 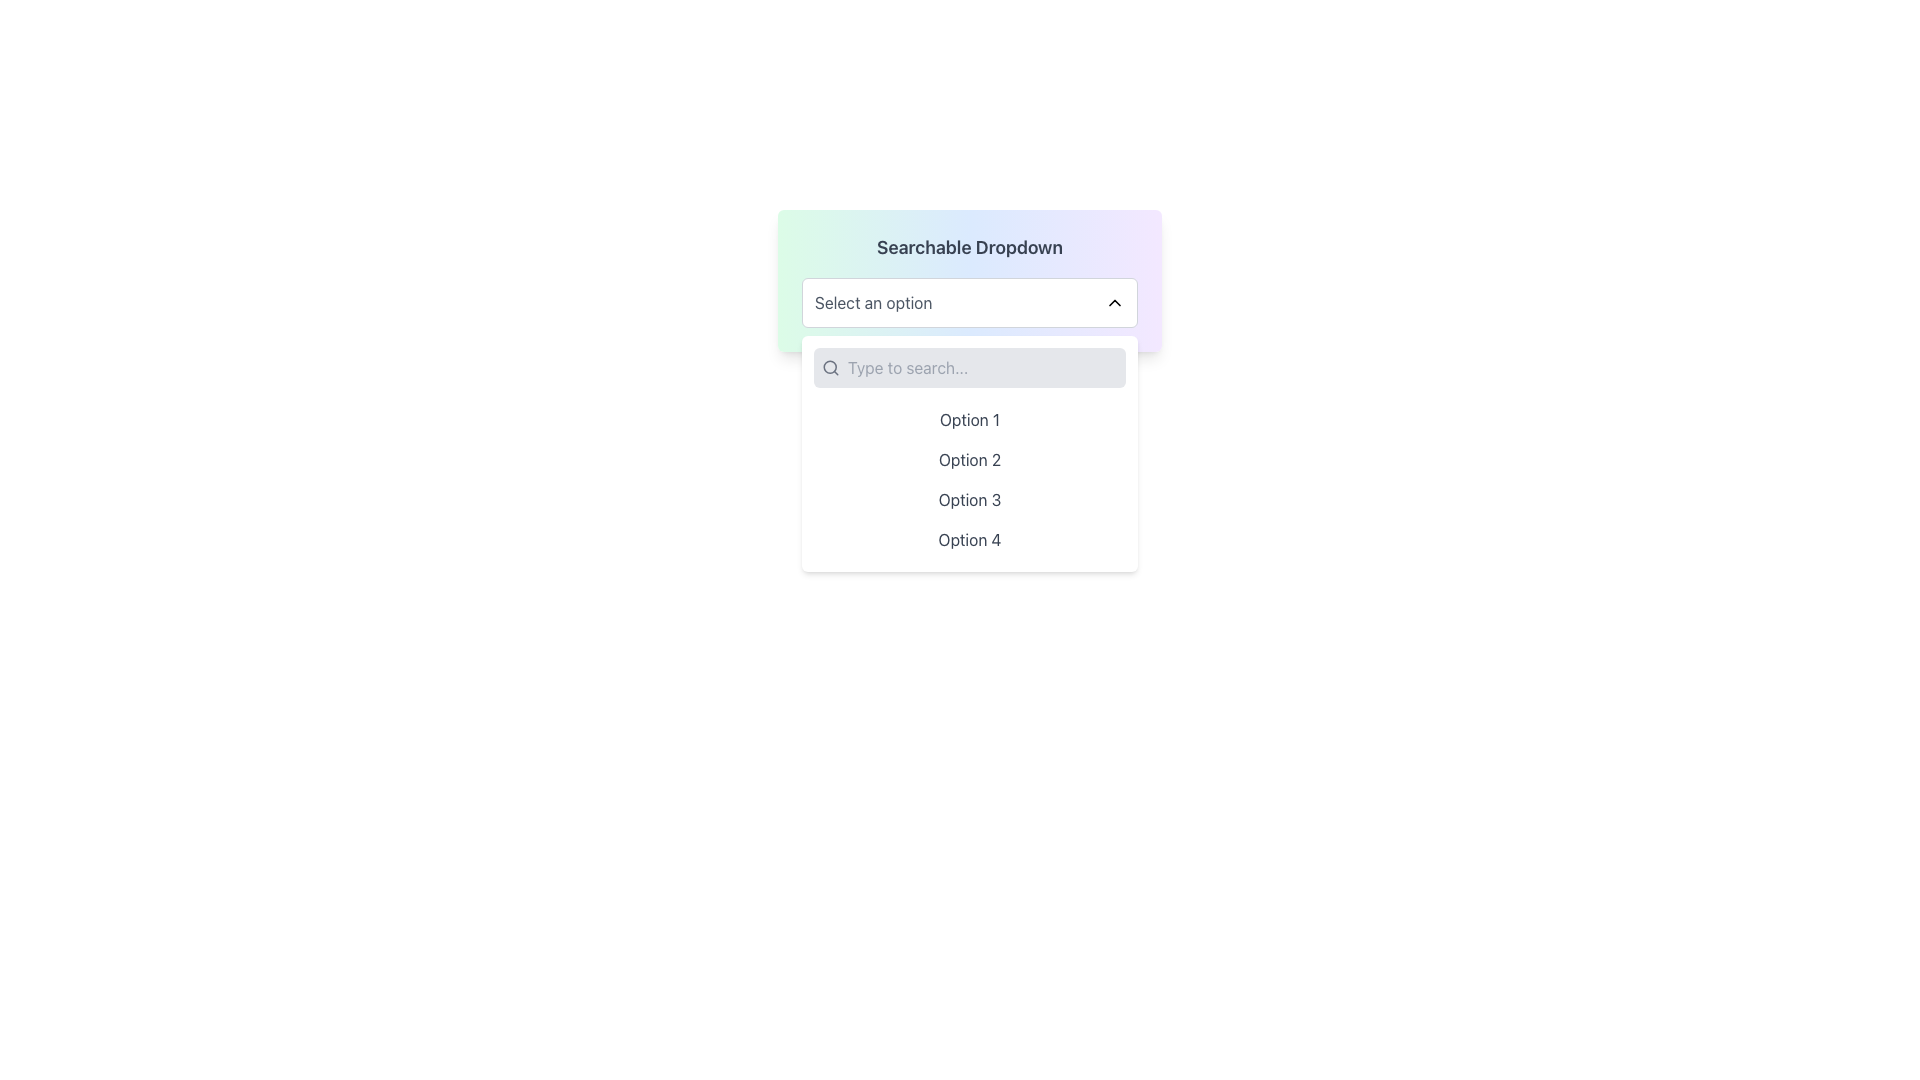 What do you see at coordinates (969, 459) in the screenshot?
I see `to select the second option in the 'Searchable Dropdown' menu` at bounding box center [969, 459].